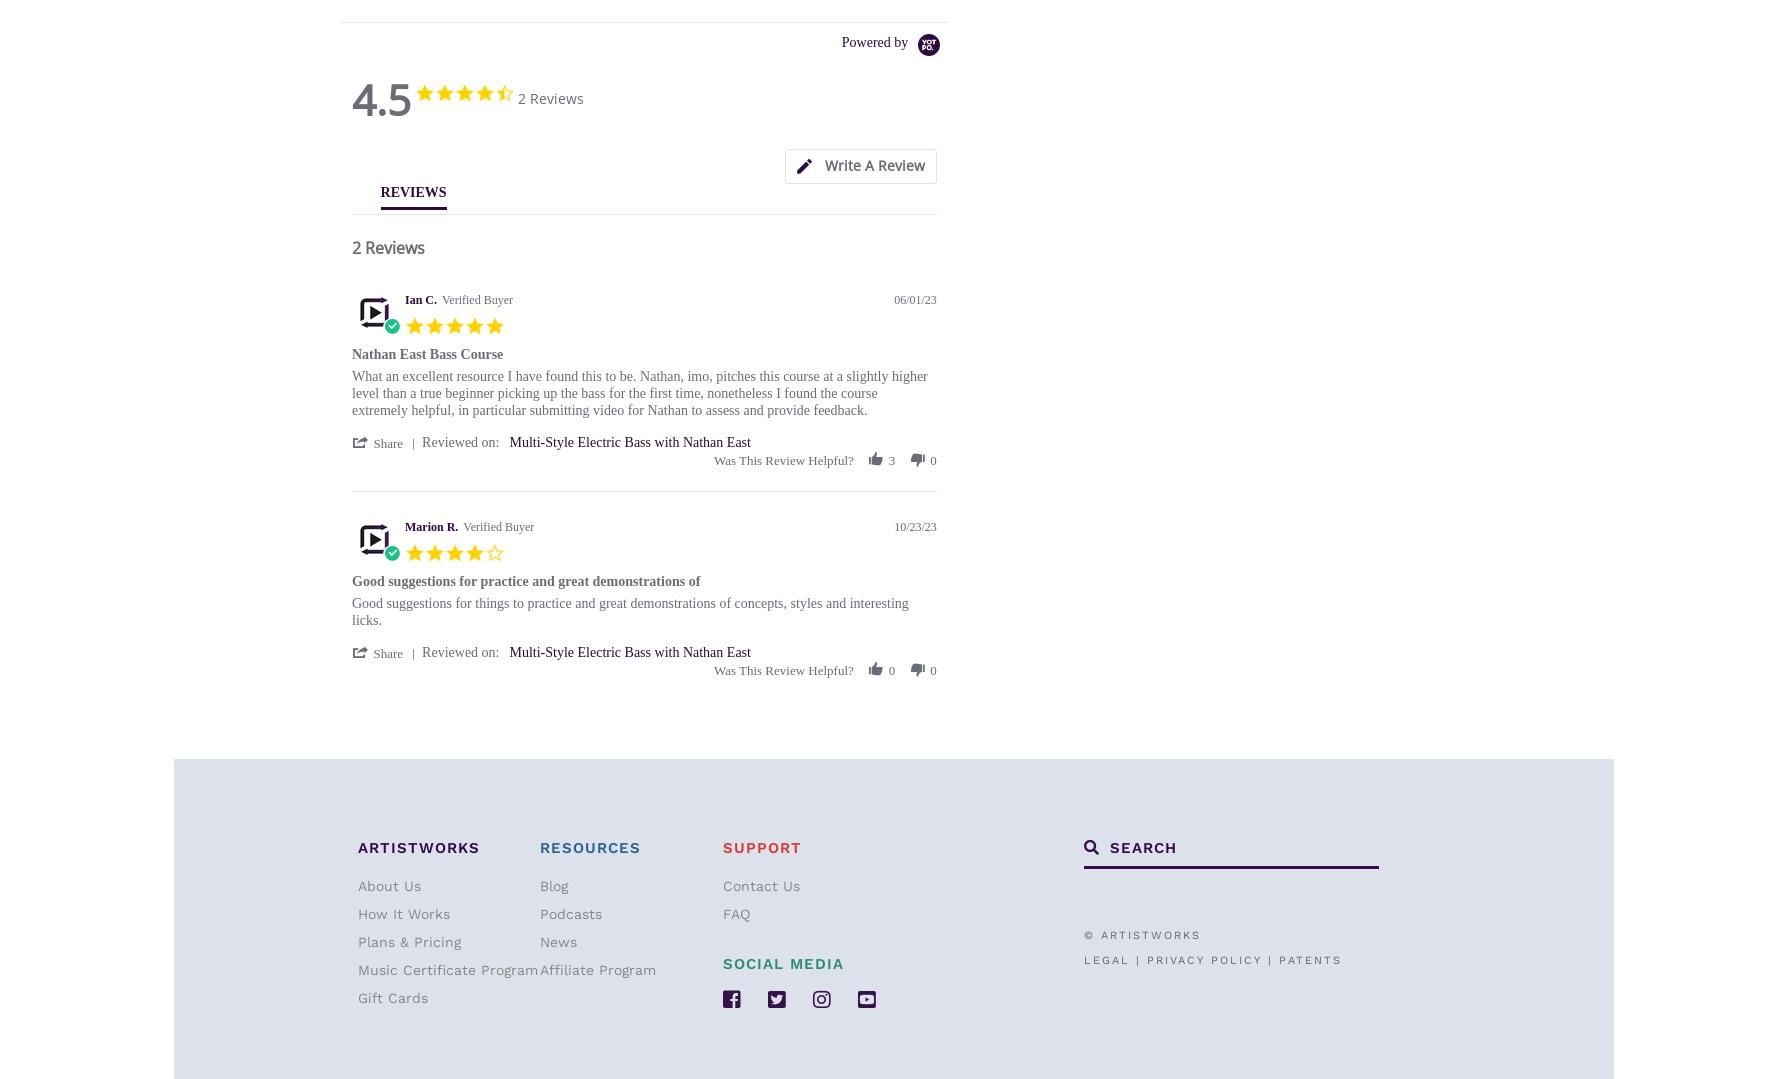 This screenshot has width=1788, height=1079. Describe the element at coordinates (378, 192) in the screenshot. I see `'REVIEWS'` at that location.